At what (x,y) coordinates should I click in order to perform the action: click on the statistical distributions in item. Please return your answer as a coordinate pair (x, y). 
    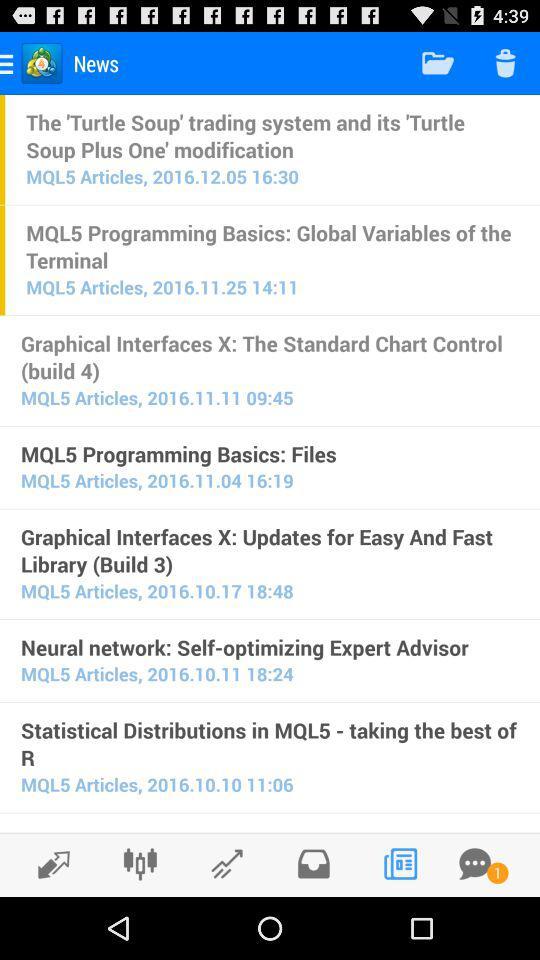
    Looking at the image, I should click on (270, 743).